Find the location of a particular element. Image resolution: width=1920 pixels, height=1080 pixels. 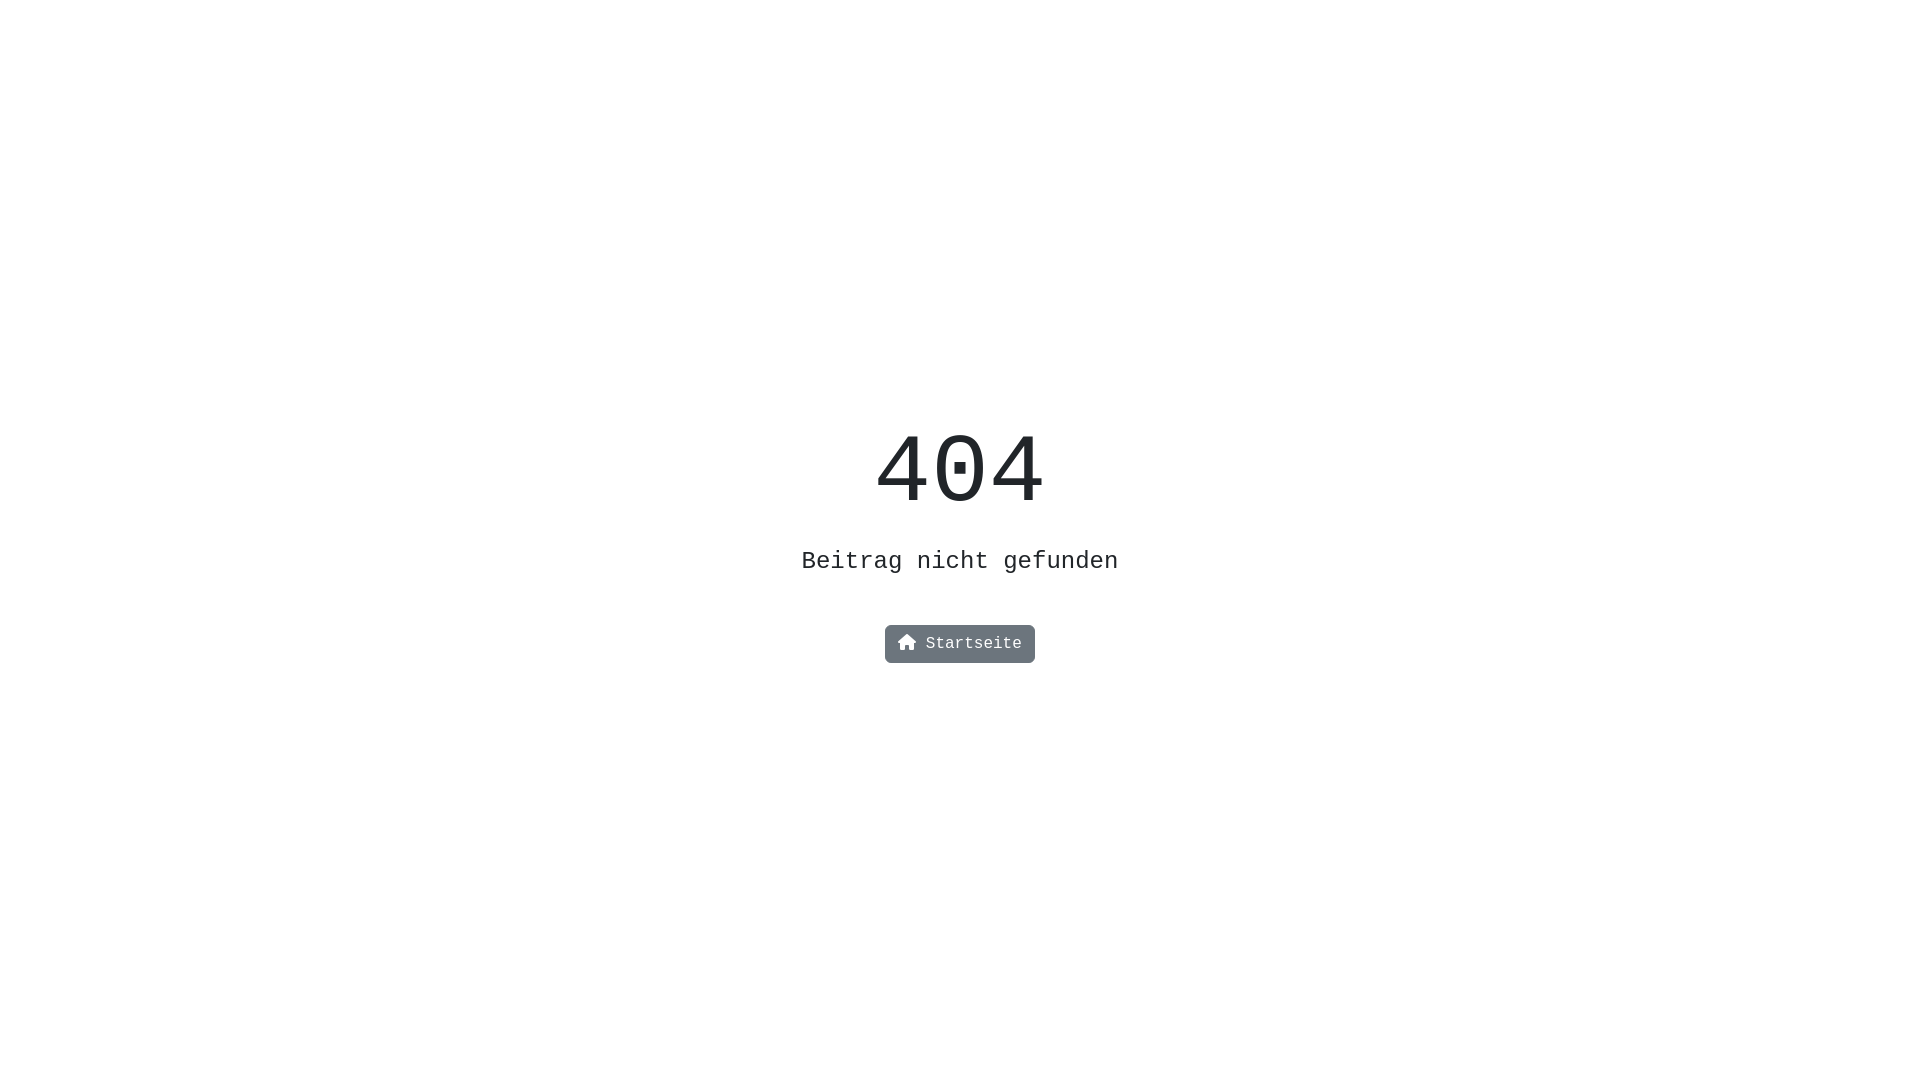

'Startseite' is located at coordinates (883, 644).